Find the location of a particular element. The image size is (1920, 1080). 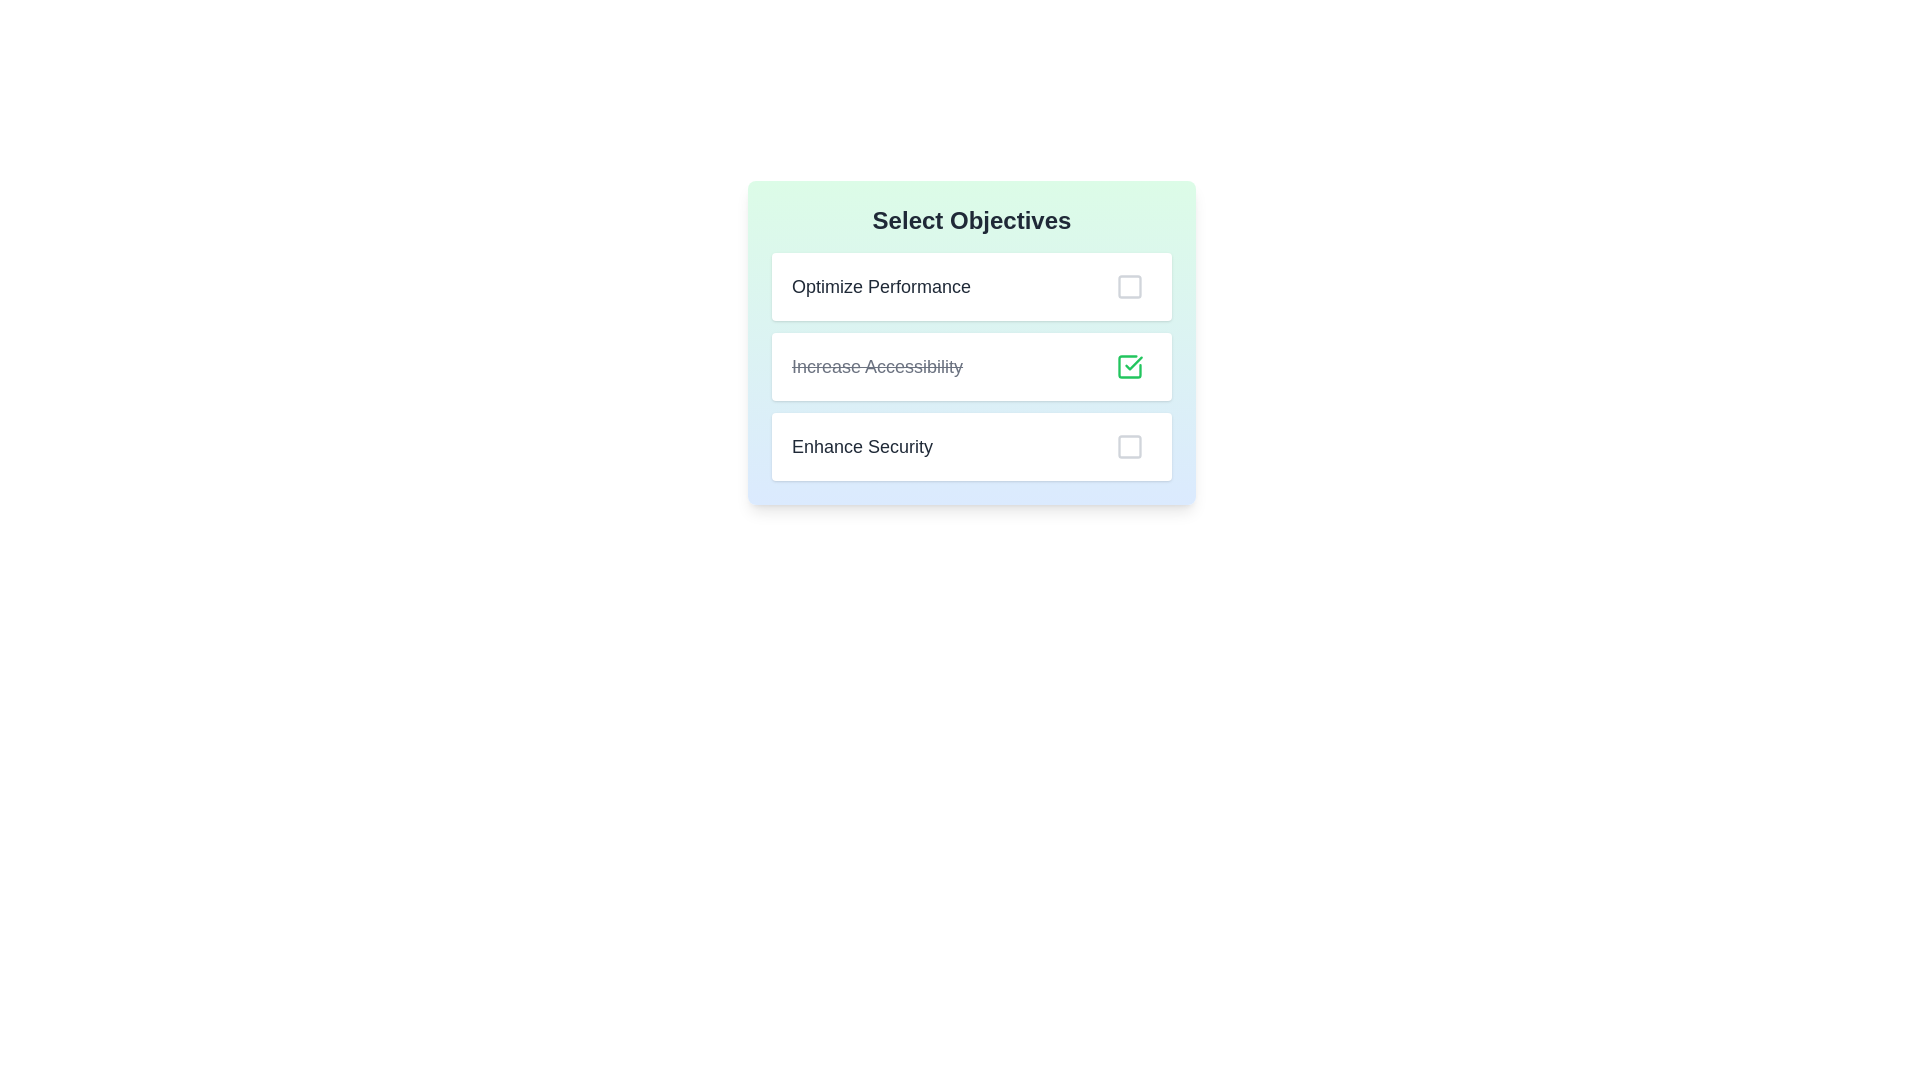

the Checkbox indicator icon representing the 'Increase Accessibility' option is located at coordinates (1129, 366).